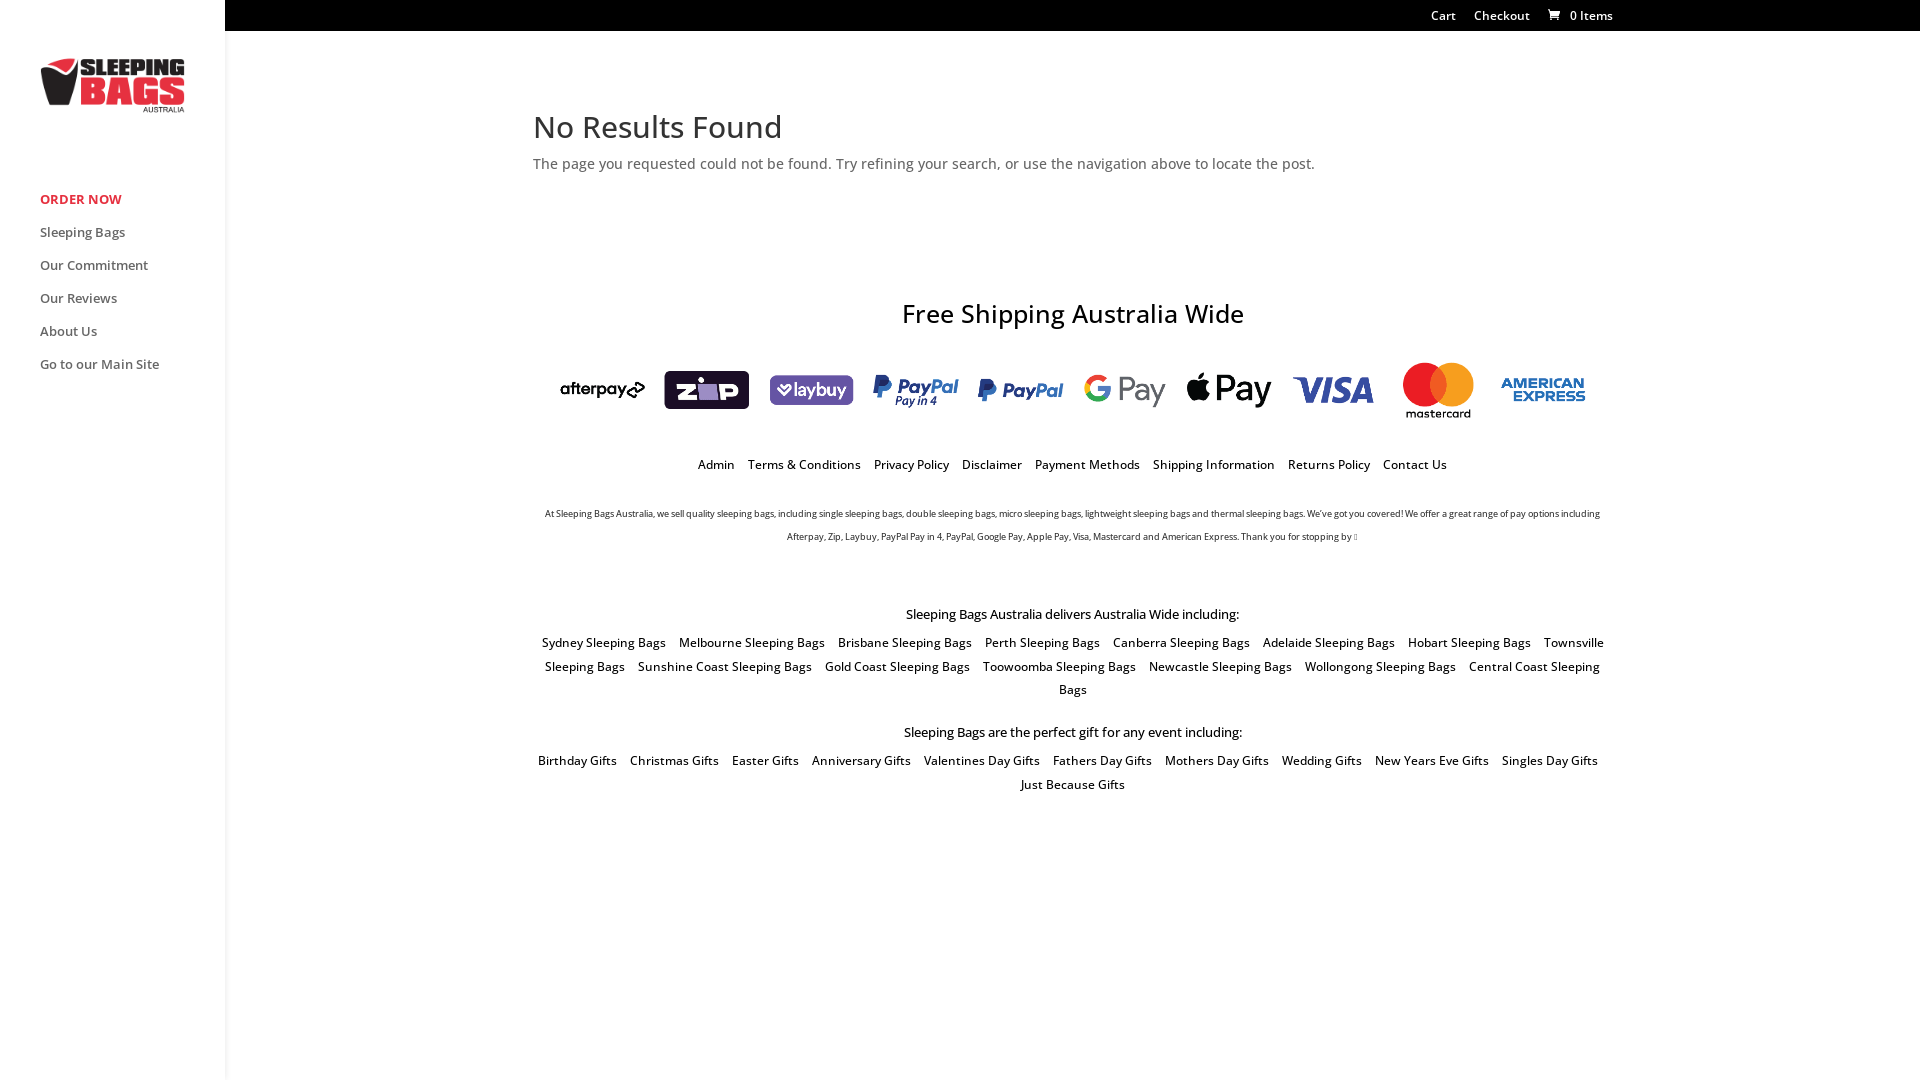 The width and height of the screenshot is (1920, 1080). What do you see at coordinates (1414, 464) in the screenshot?
I see `'Contact Us'` at bounding box center [1414, 464].